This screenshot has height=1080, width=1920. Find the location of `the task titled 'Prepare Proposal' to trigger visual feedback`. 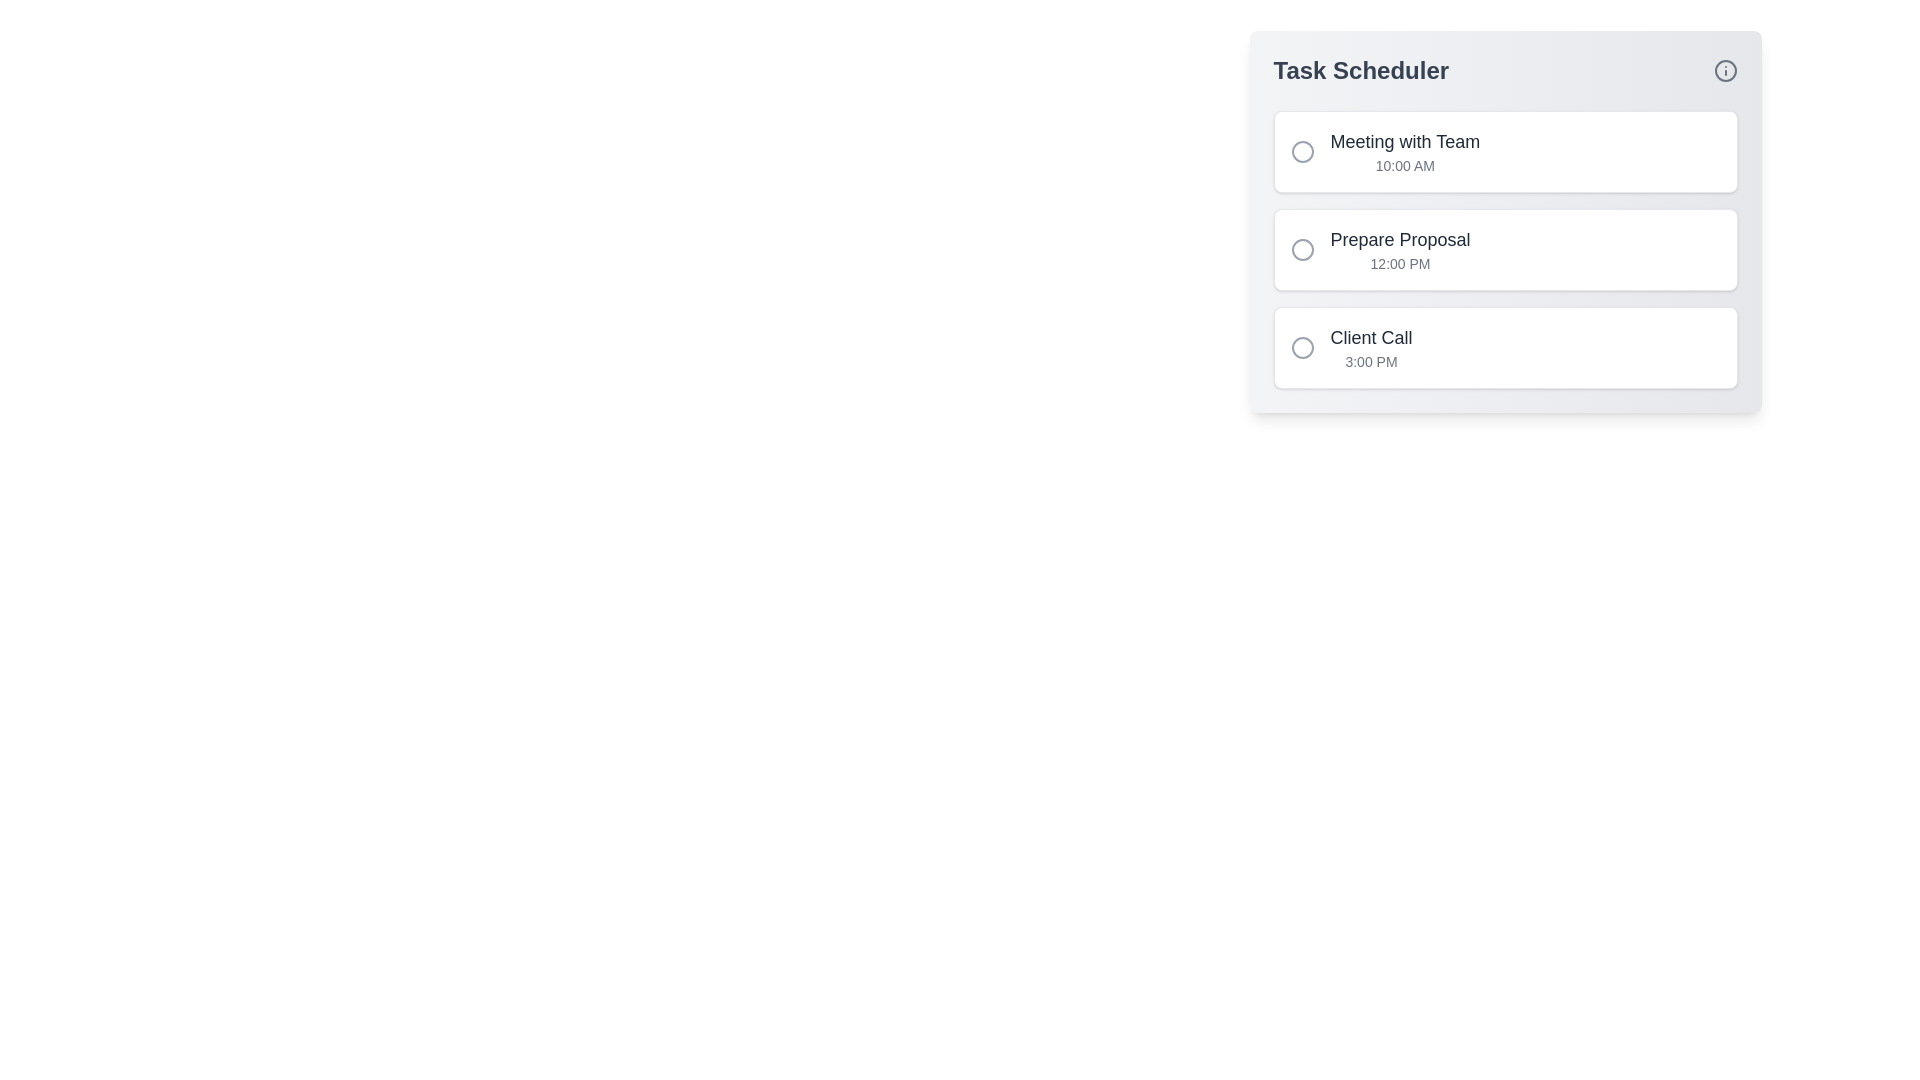

the task titled 'Prepare Proposal' to trigger visual feedback is located at coordinates (1505, 249).